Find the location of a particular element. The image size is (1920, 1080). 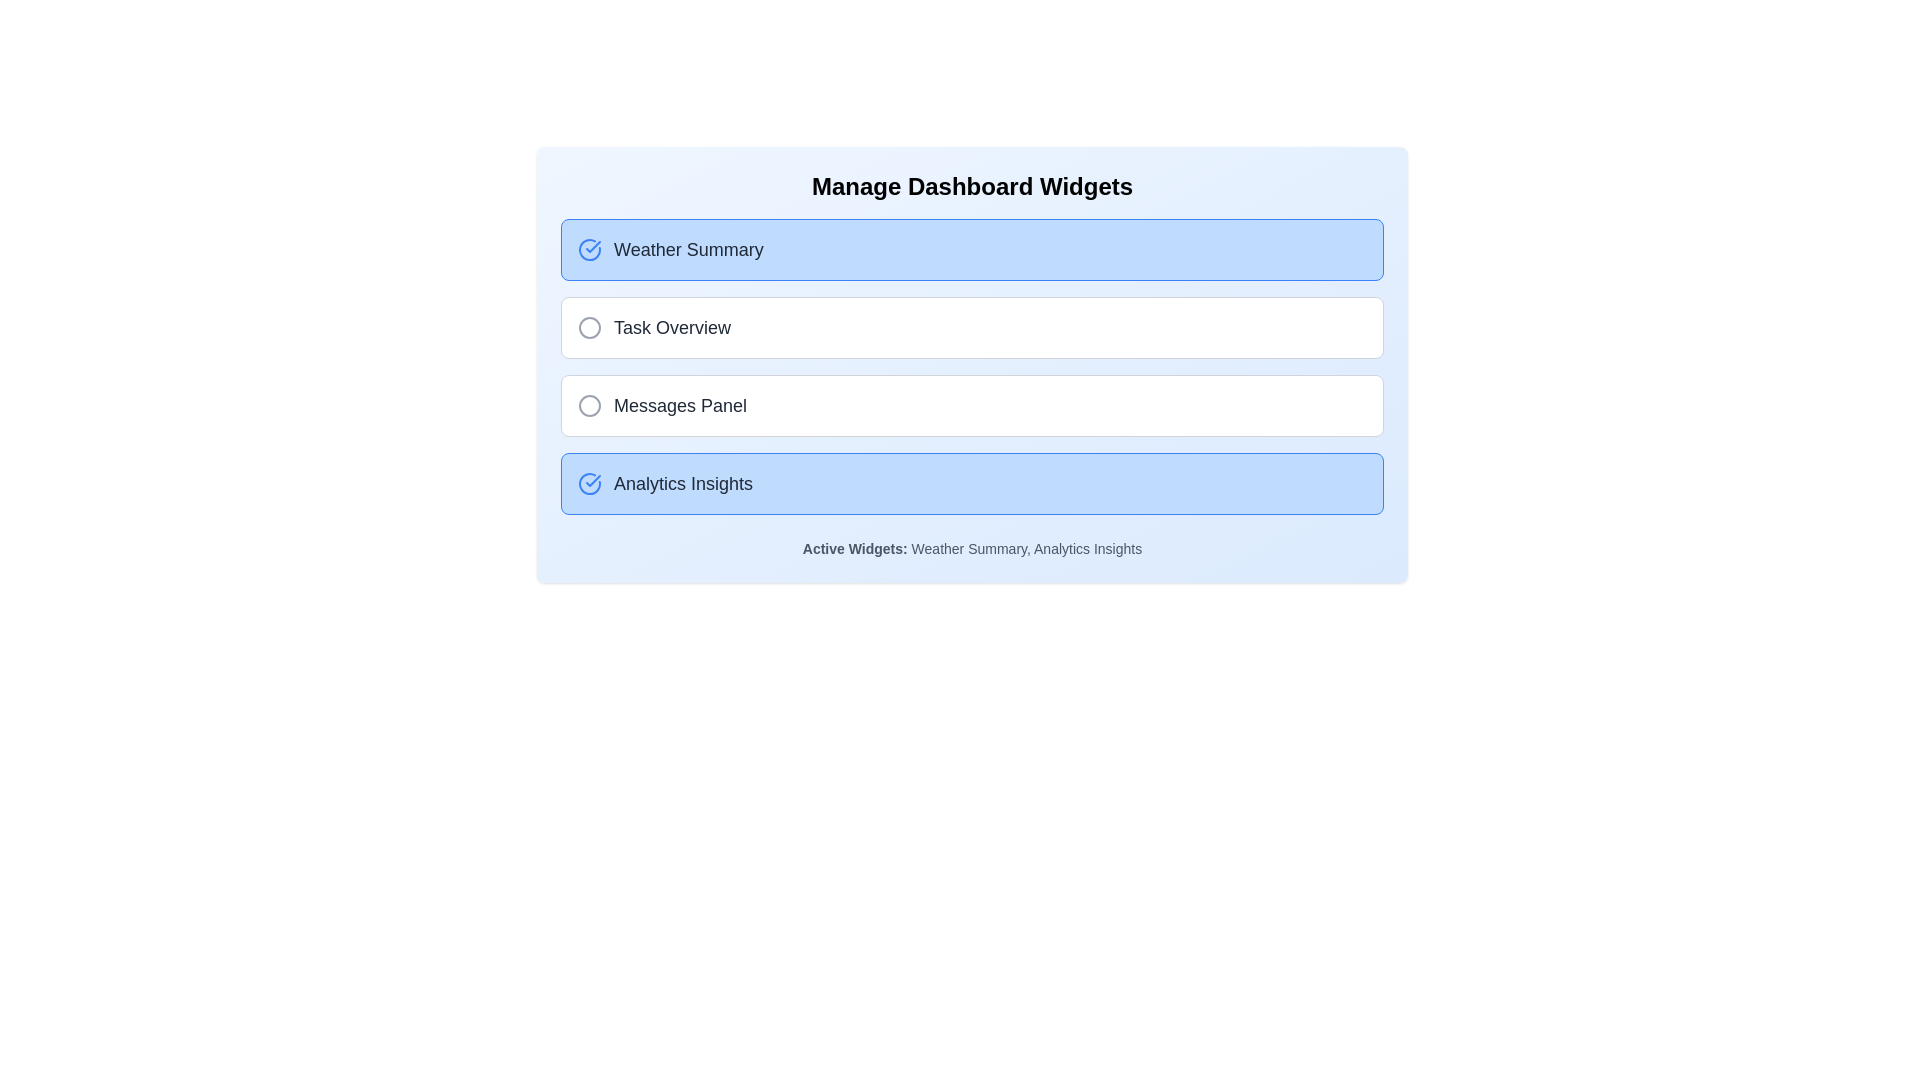

the visual indicator icon representing the active status for the 'Weather Summary' dashboard widget located to the left of the widget's text is located at coordinates (589, 249).